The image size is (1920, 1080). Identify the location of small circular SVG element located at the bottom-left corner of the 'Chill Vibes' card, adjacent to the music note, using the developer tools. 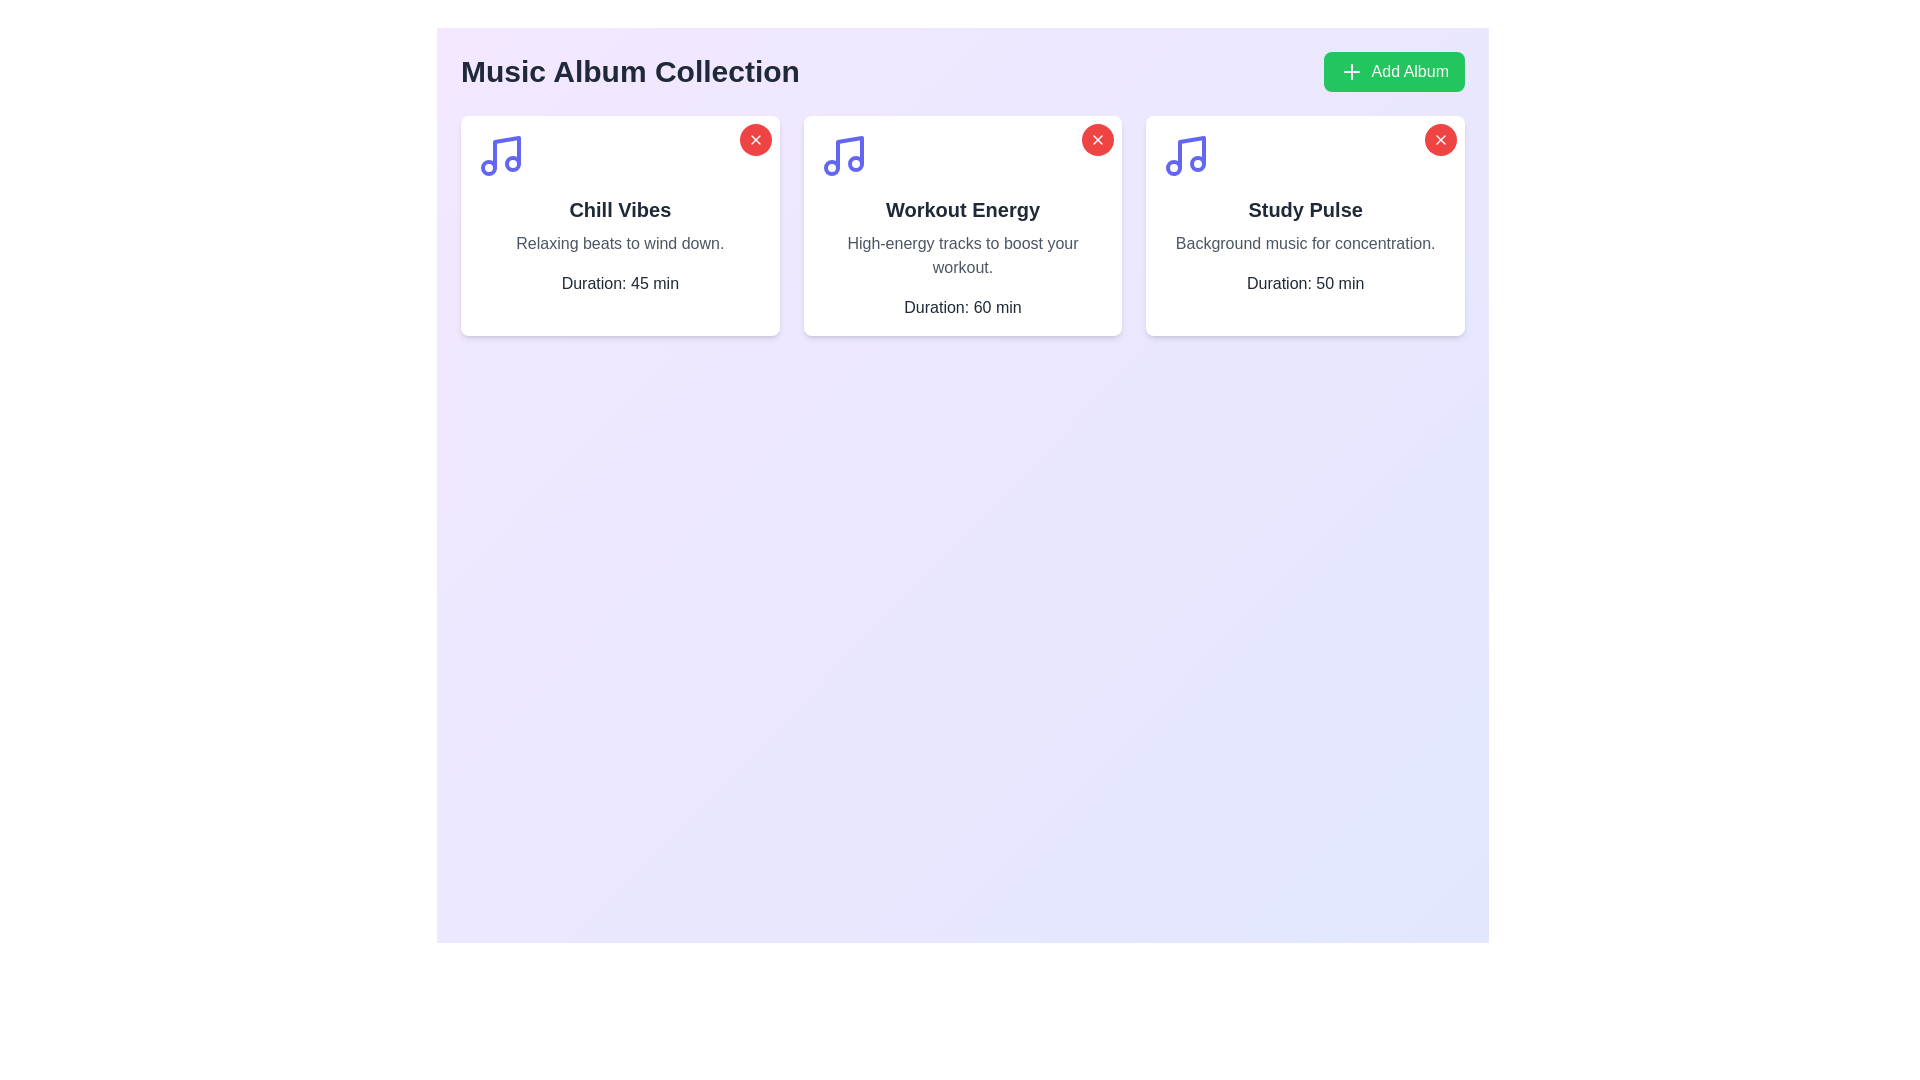
(489, 167).